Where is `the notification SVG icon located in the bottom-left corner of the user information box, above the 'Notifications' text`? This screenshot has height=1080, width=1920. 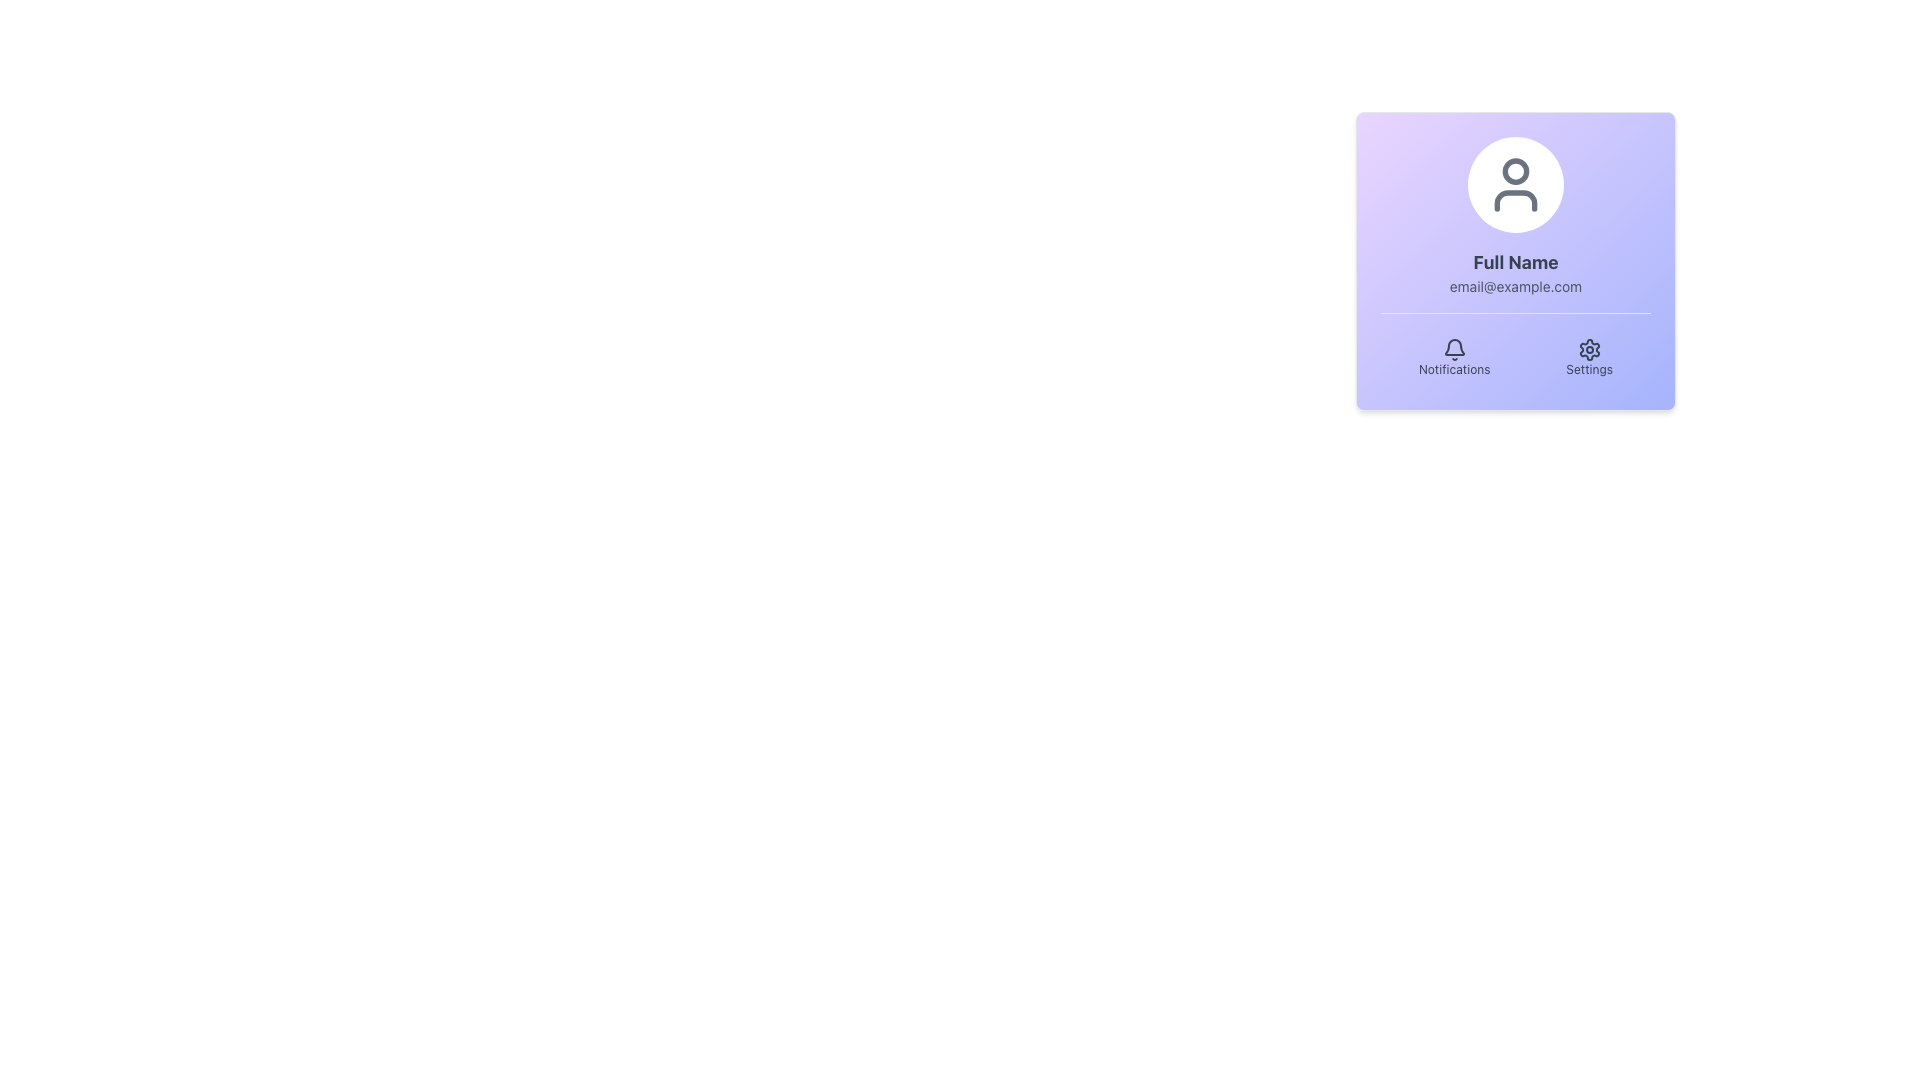
the notification SVG icon located in the bottom-left corner of the user information box, above the 'Notifications' text is located at coordinates (1454, 349).